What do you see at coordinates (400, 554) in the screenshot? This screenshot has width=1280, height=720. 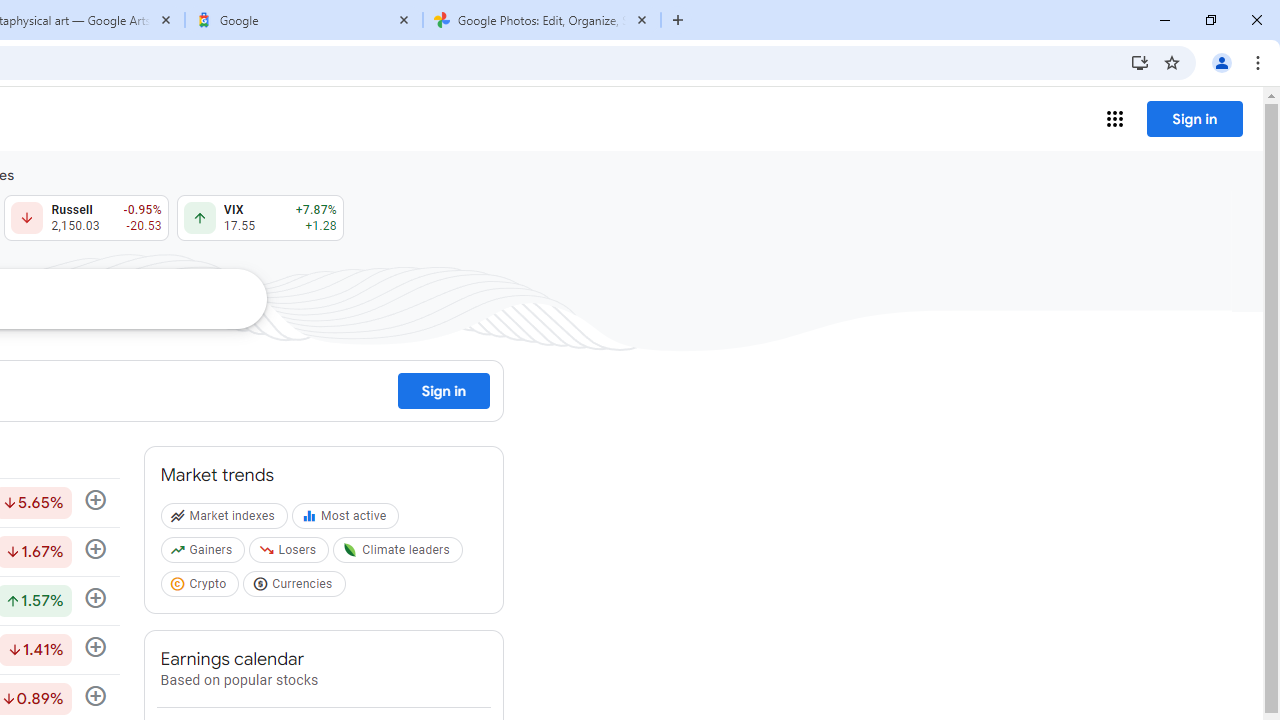 I see `'GLeaf logo Climate leaders'` at bounding box center [400, 554].